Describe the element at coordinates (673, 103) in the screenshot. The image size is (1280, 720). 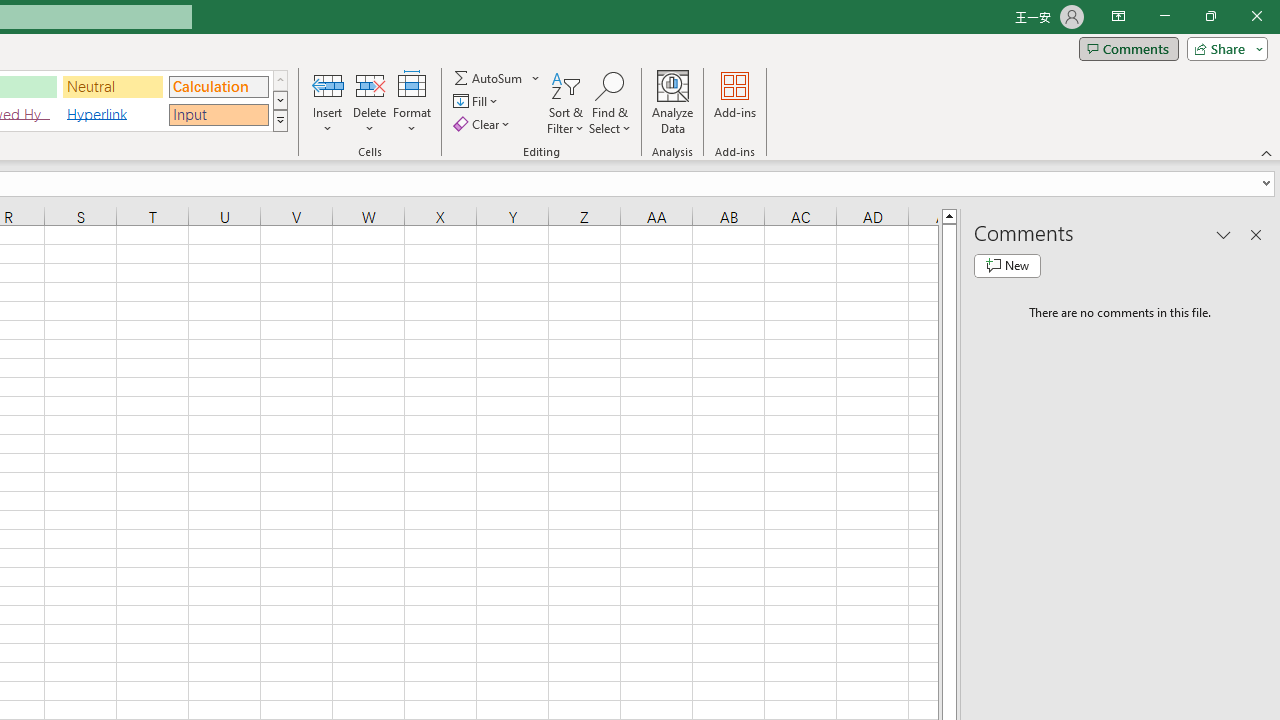
I see `'Analyze Data'` at that location.